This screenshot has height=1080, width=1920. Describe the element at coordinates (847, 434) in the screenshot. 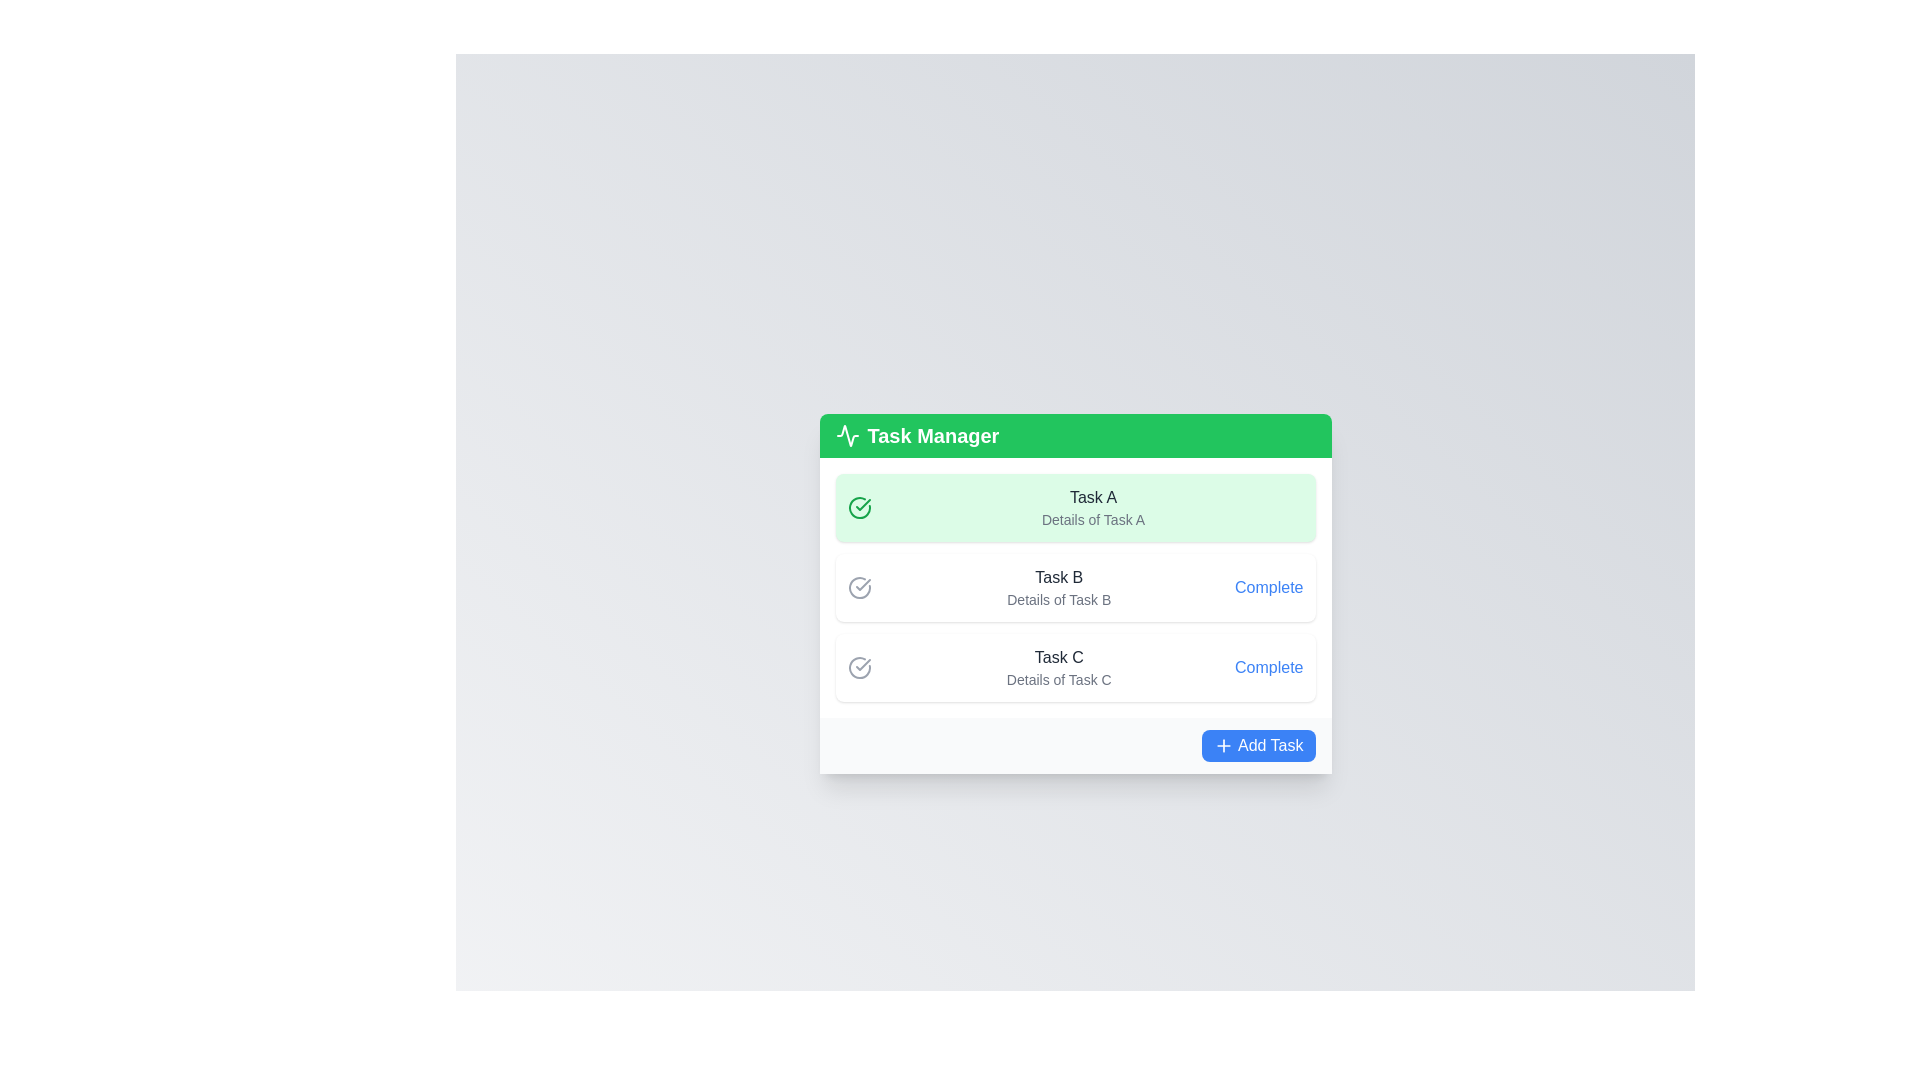

I see `the activity or status icon located at the top-left corner of the green header area labeled 'Task Manager'` at that location.